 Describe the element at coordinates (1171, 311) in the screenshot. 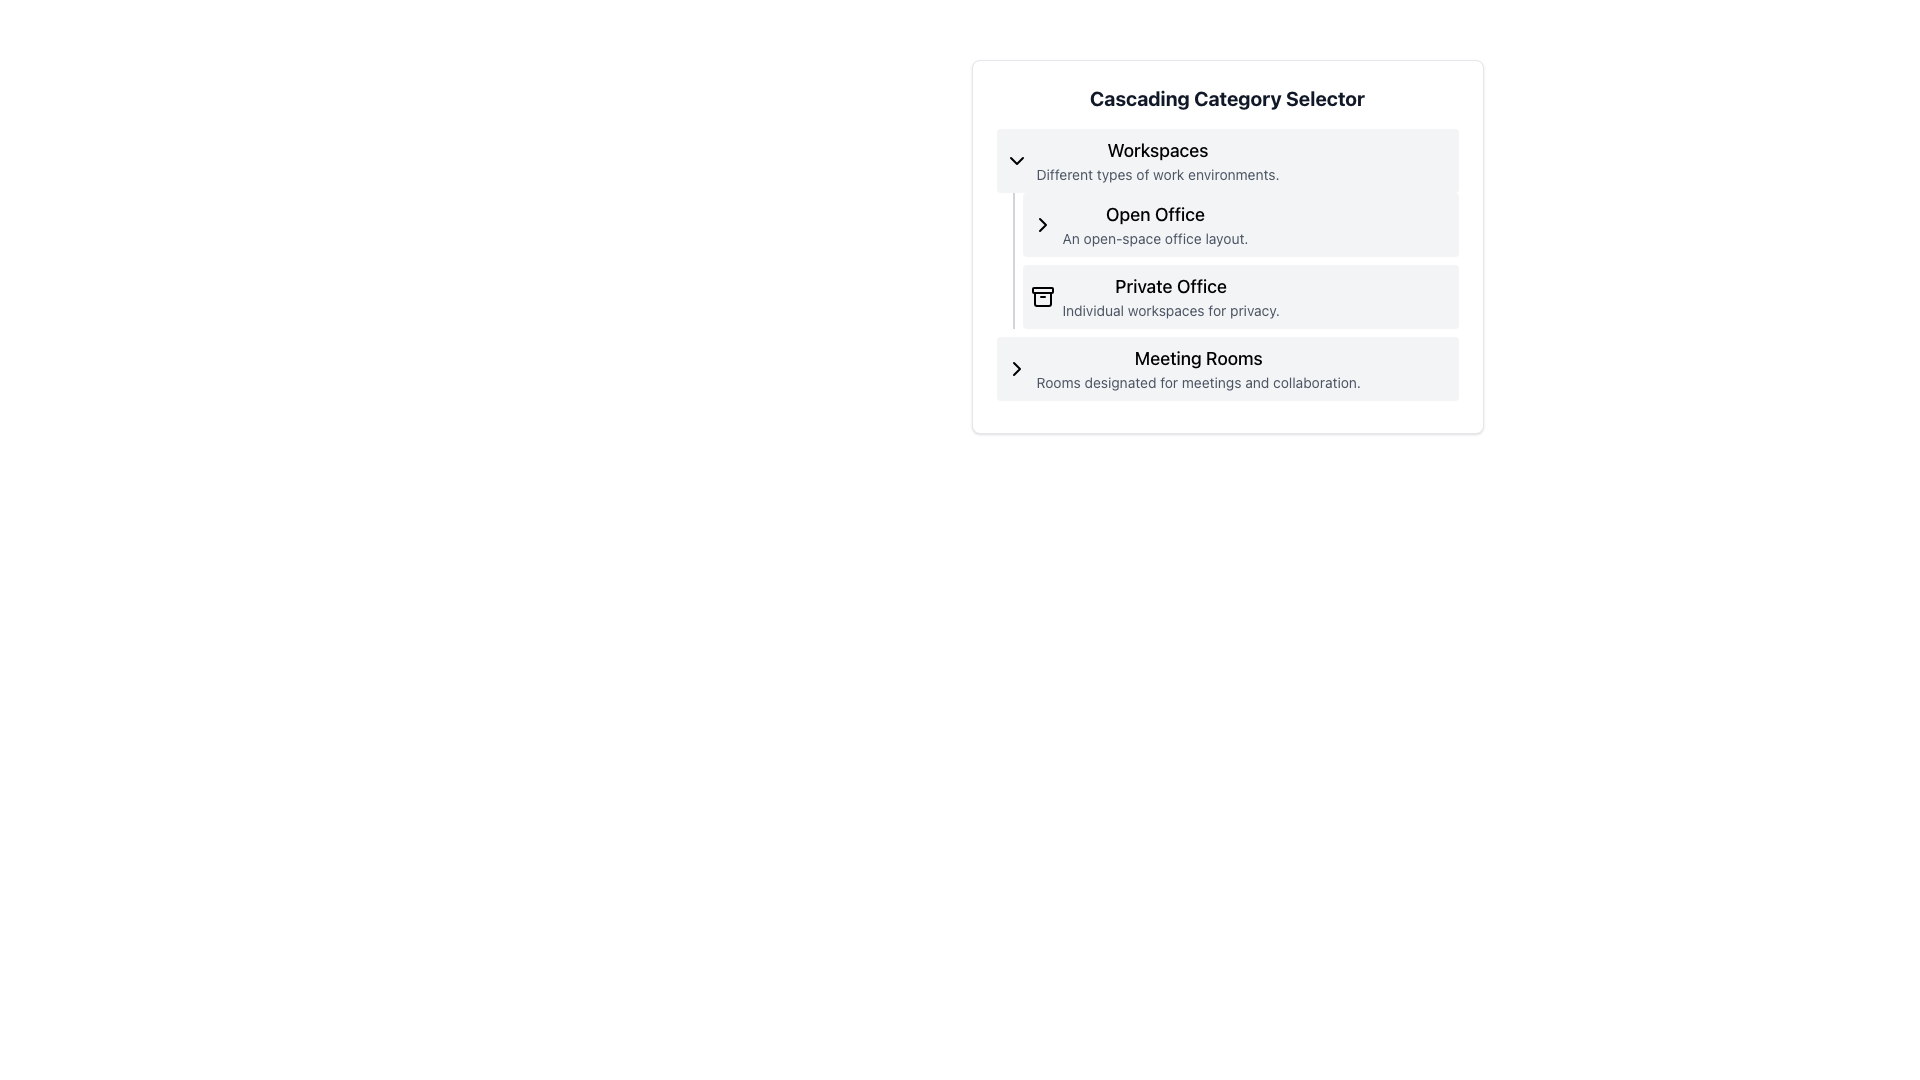

I see `the text label that states 'Individual workspaces for privacy.' which is styled with a small font size and gray text color, located directly below the title 'Private Office' in the cascading menu` at that location.